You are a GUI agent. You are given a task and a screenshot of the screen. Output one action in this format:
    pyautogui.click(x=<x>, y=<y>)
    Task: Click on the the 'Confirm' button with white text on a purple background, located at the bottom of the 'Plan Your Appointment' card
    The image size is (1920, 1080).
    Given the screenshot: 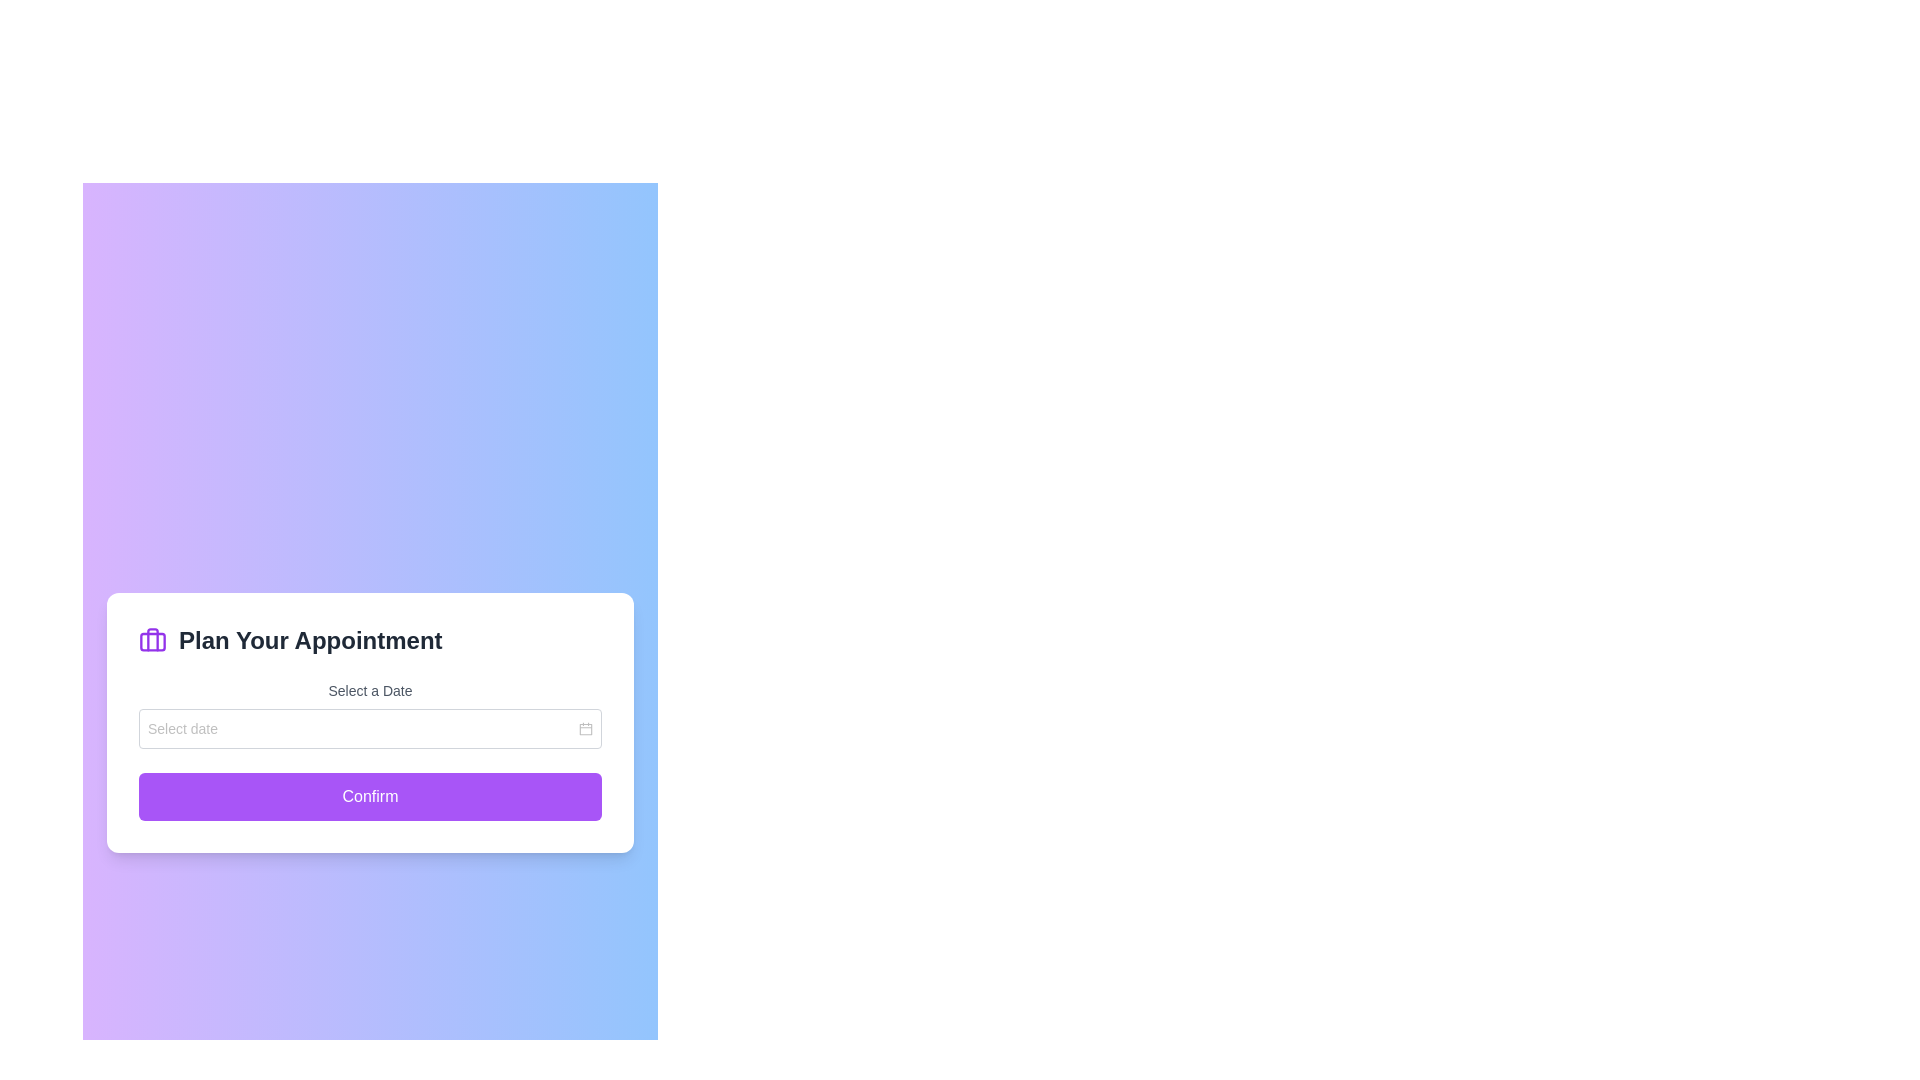 What is the action you would take?
    pyautogui.click(x=370, y=796)
    